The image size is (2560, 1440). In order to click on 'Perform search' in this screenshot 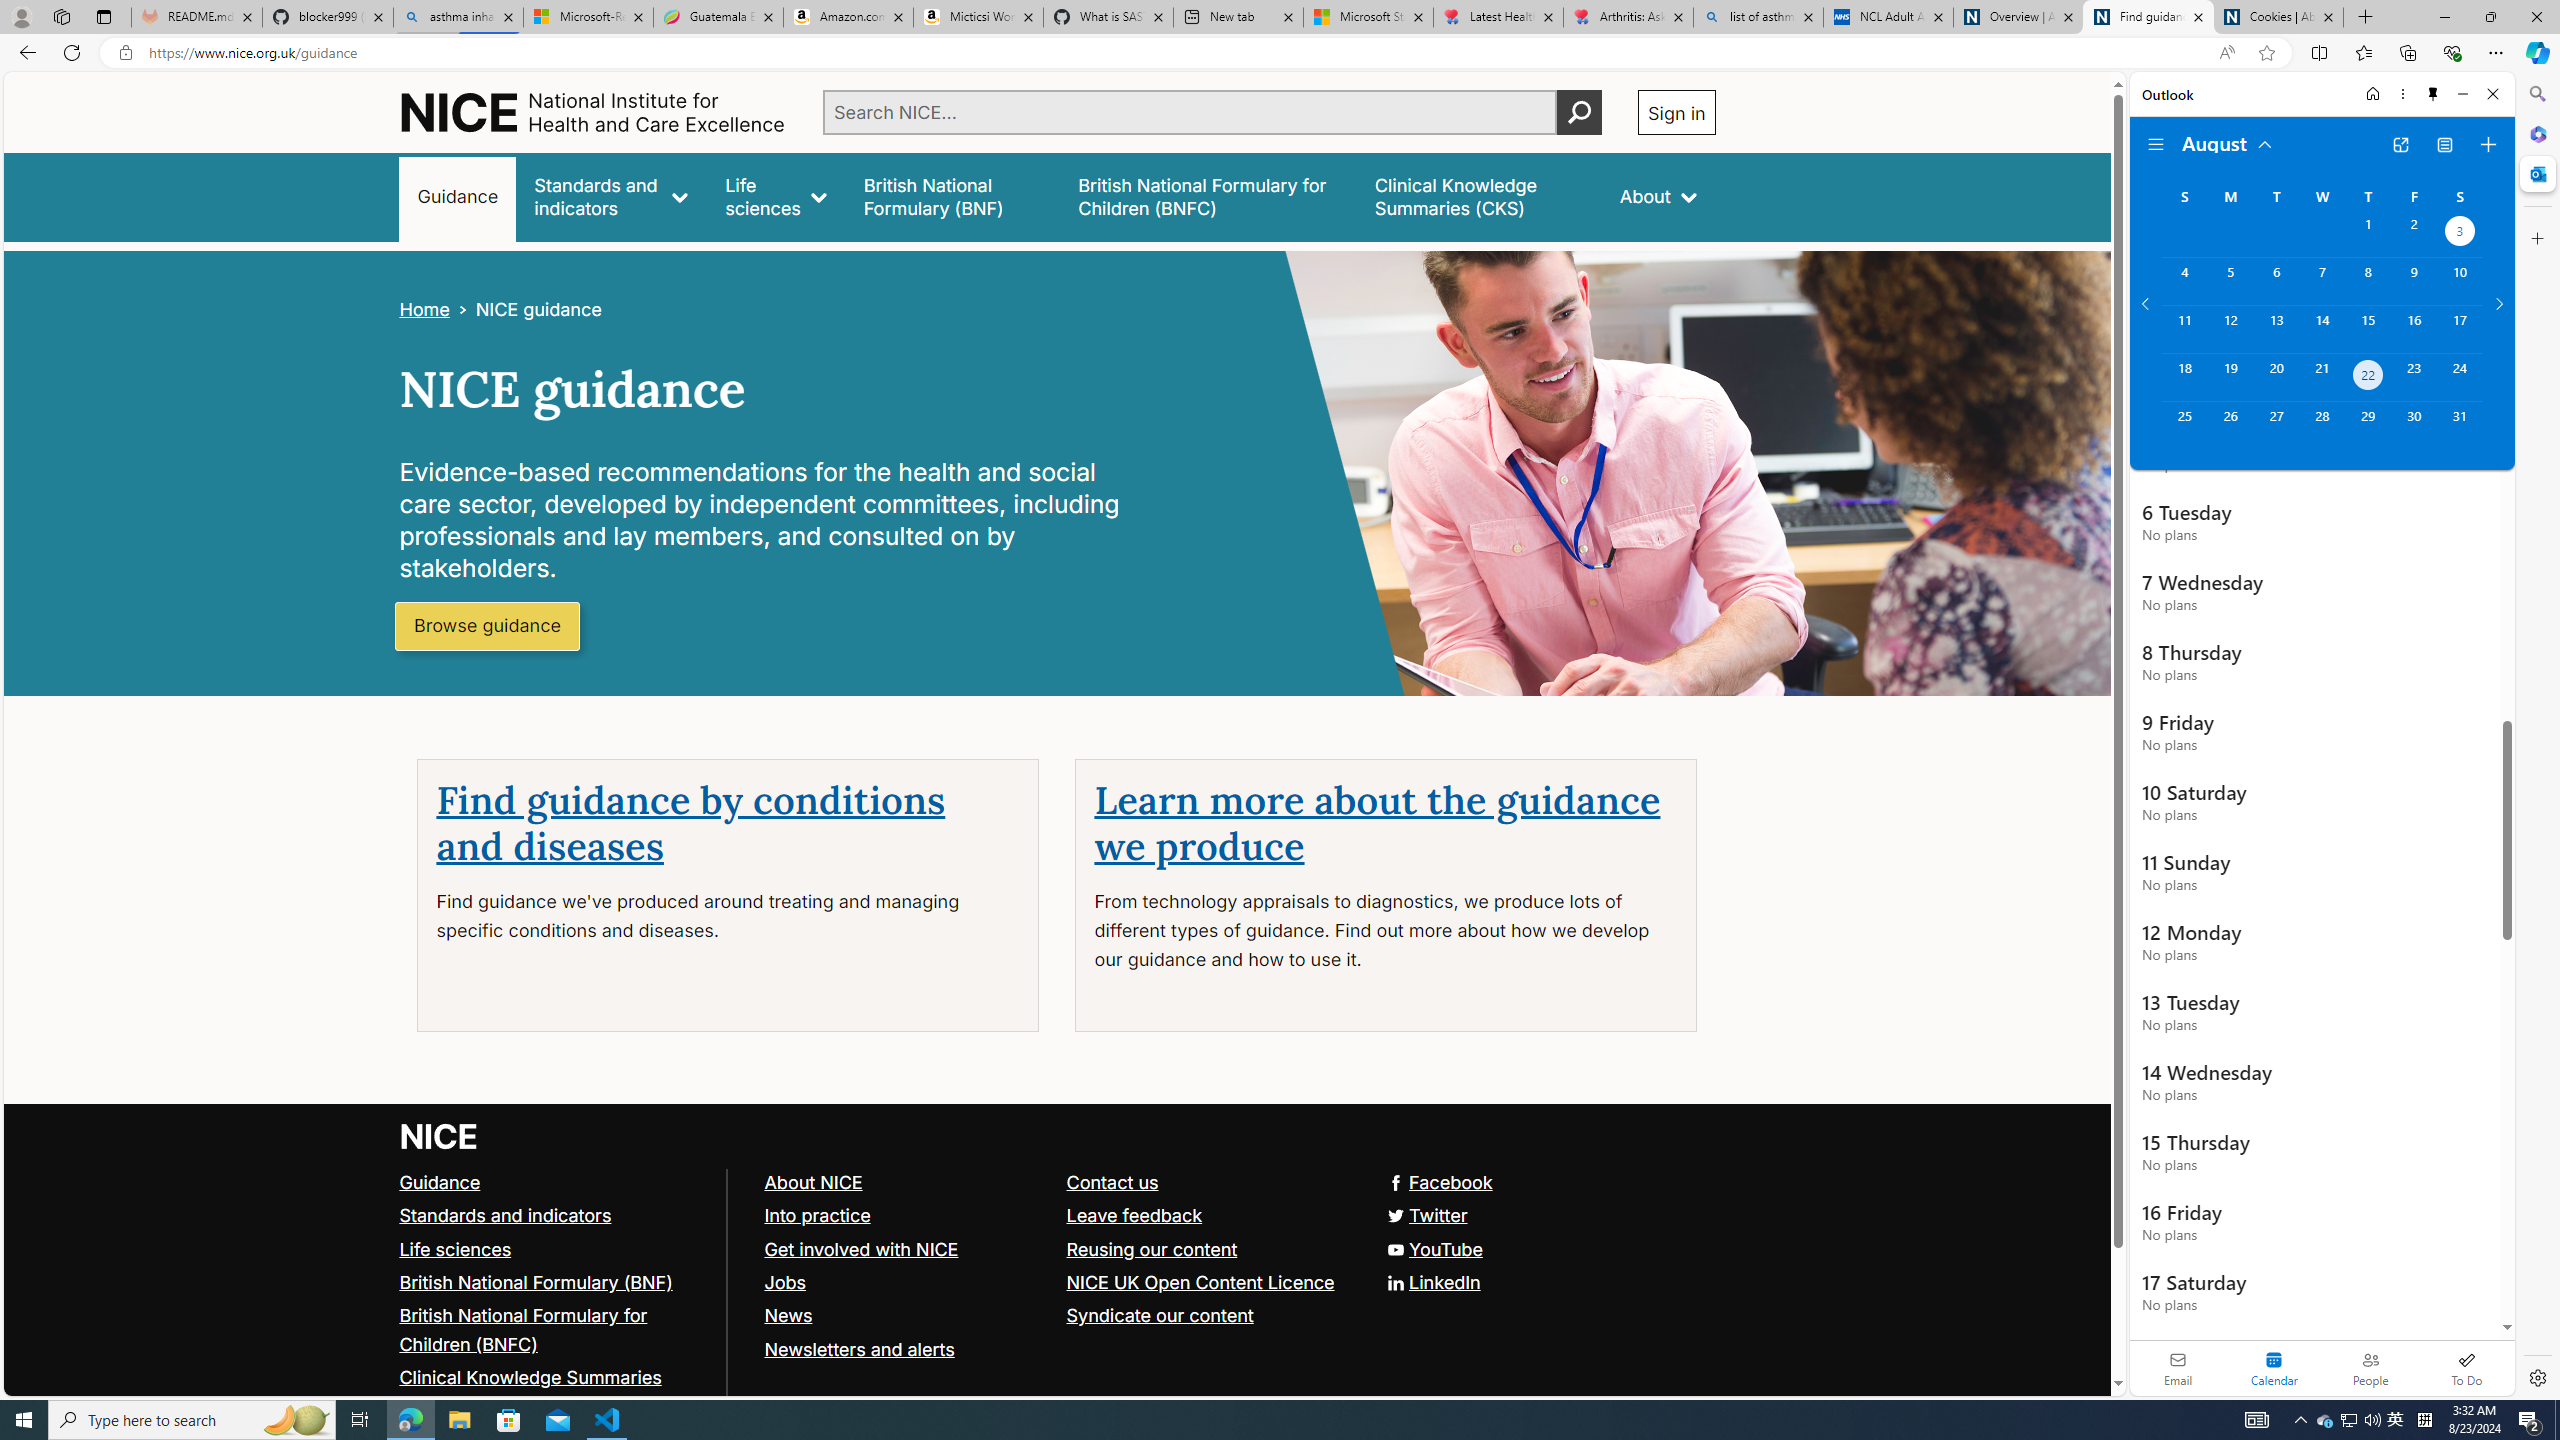, I will do `click(1578, 111)`.